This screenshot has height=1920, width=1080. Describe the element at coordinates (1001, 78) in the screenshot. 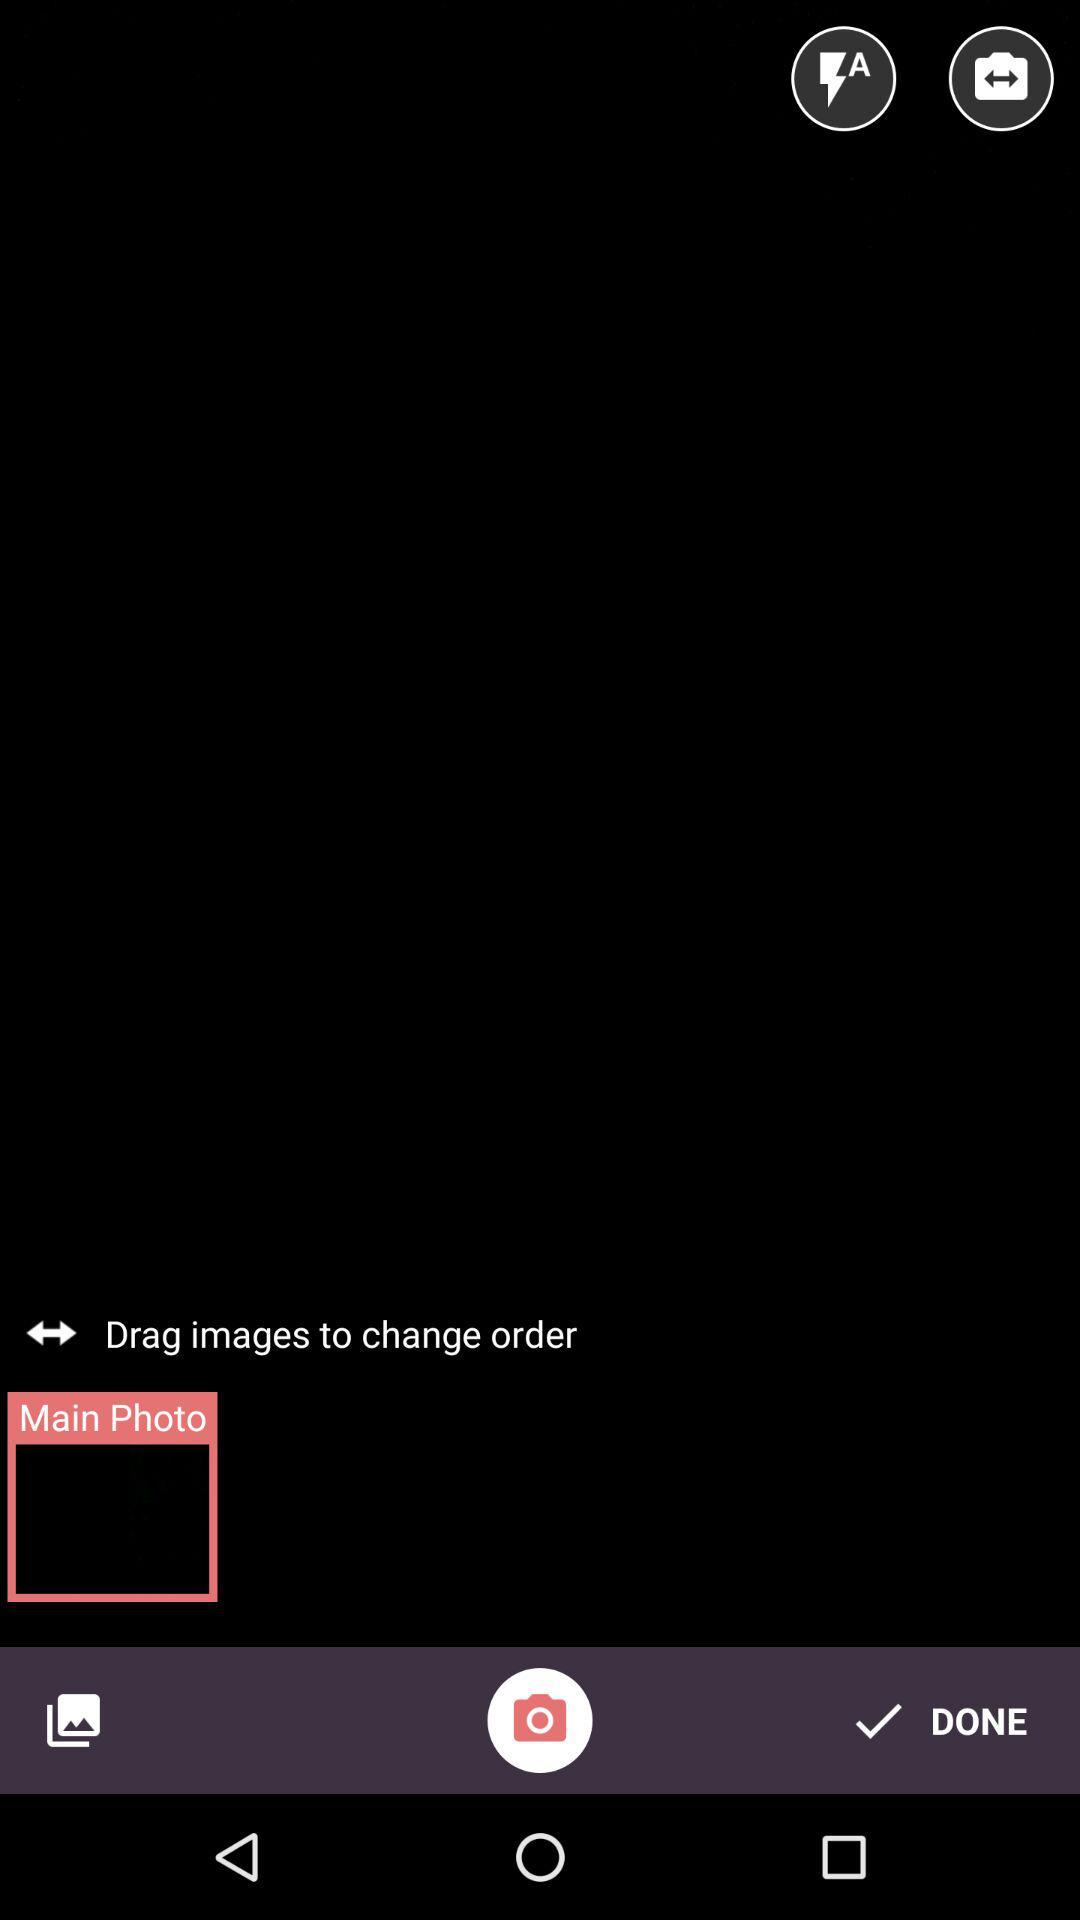

I see `the icon above the drag images to icon` at that location.